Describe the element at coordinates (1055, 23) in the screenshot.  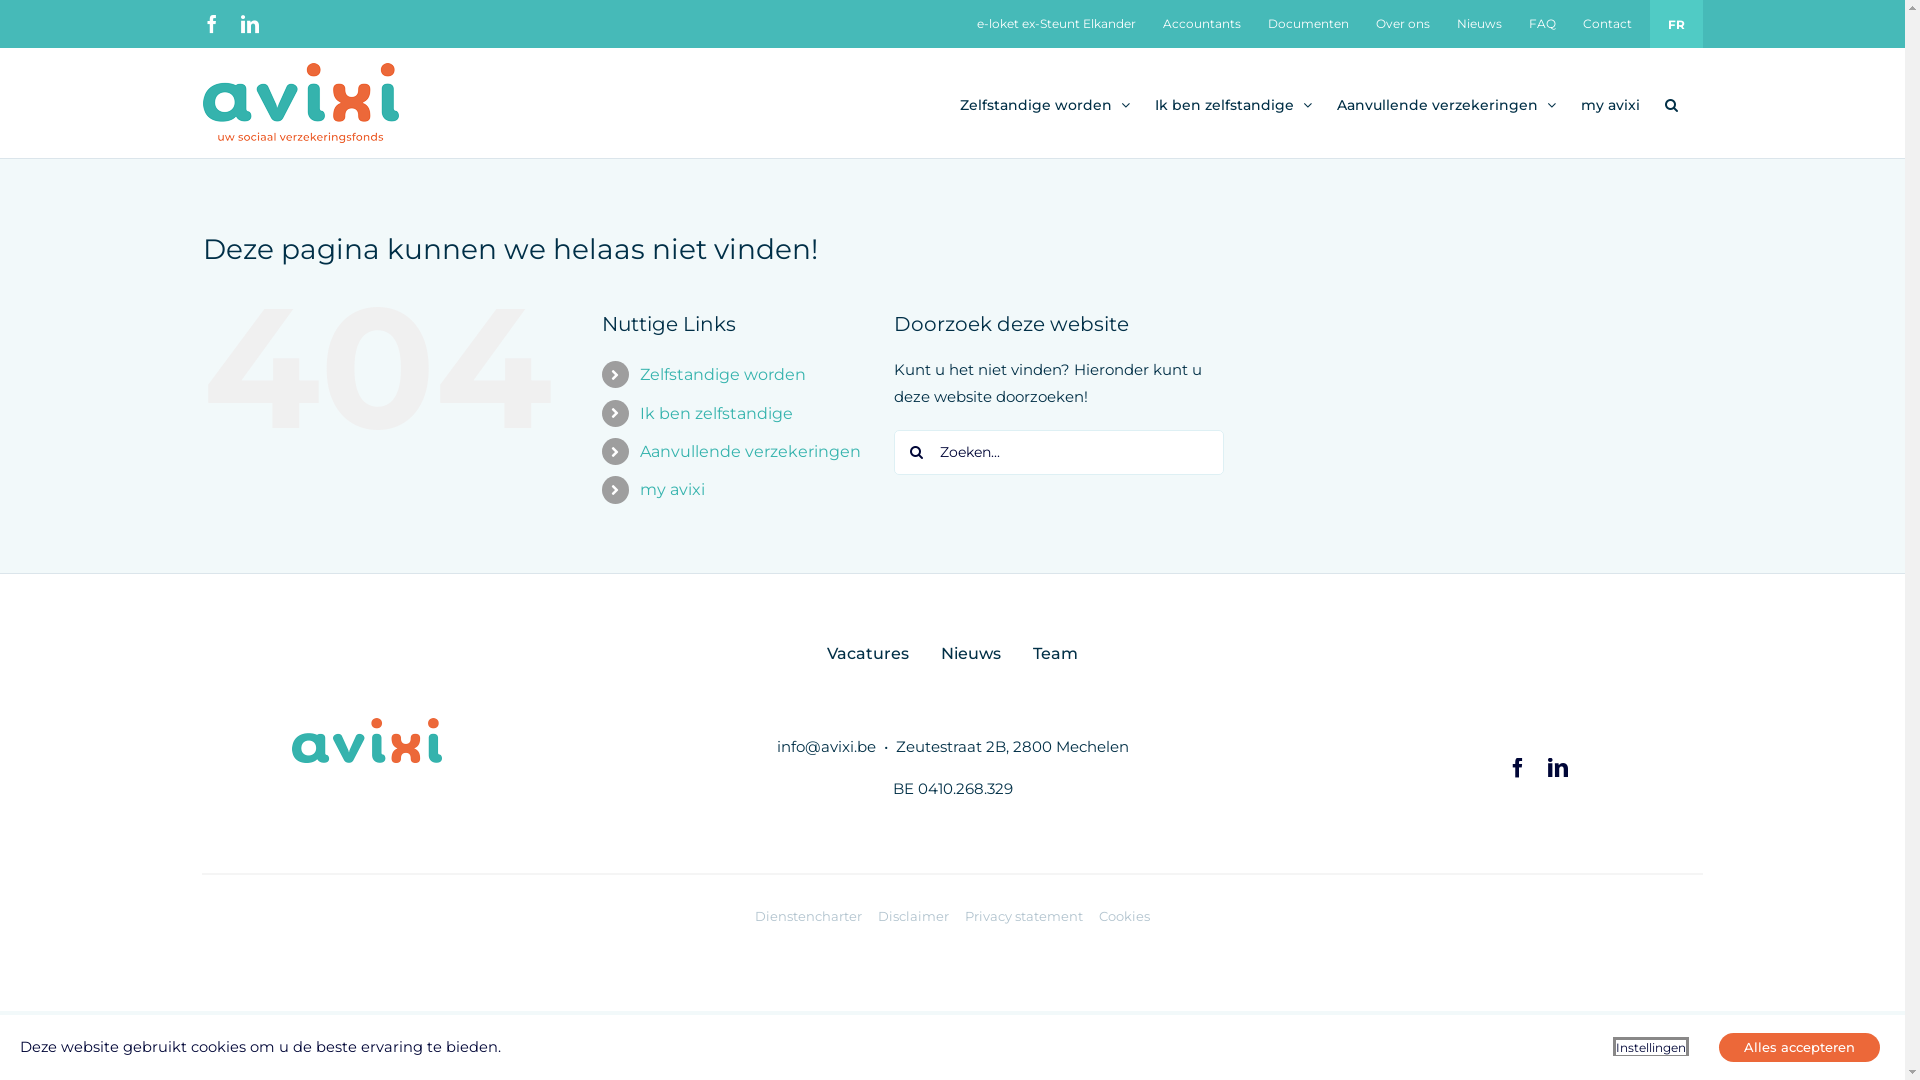
I see `'e-loket ex-Steunt Elkander'` at that location.